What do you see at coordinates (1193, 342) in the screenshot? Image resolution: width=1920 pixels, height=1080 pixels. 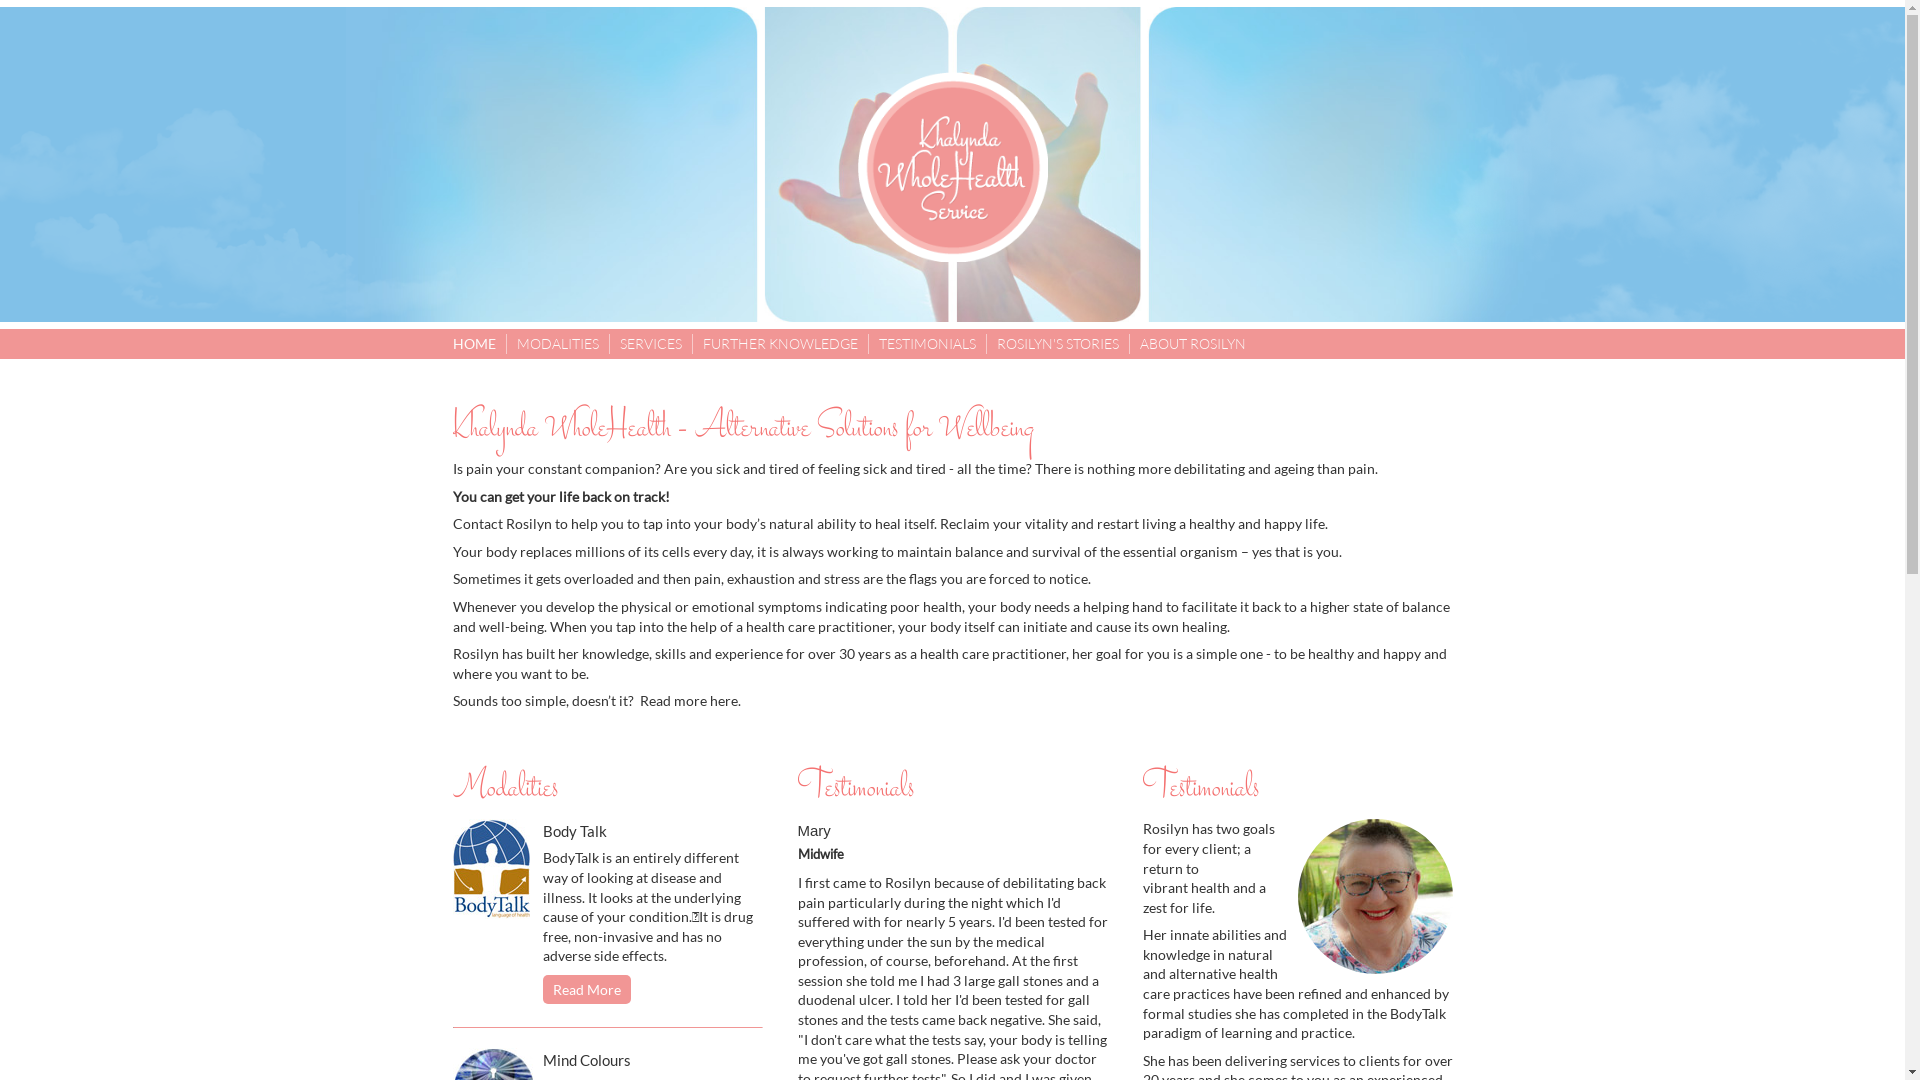 I see `'ABOUT ROSILYN'` at bounding box center [1193, 342].